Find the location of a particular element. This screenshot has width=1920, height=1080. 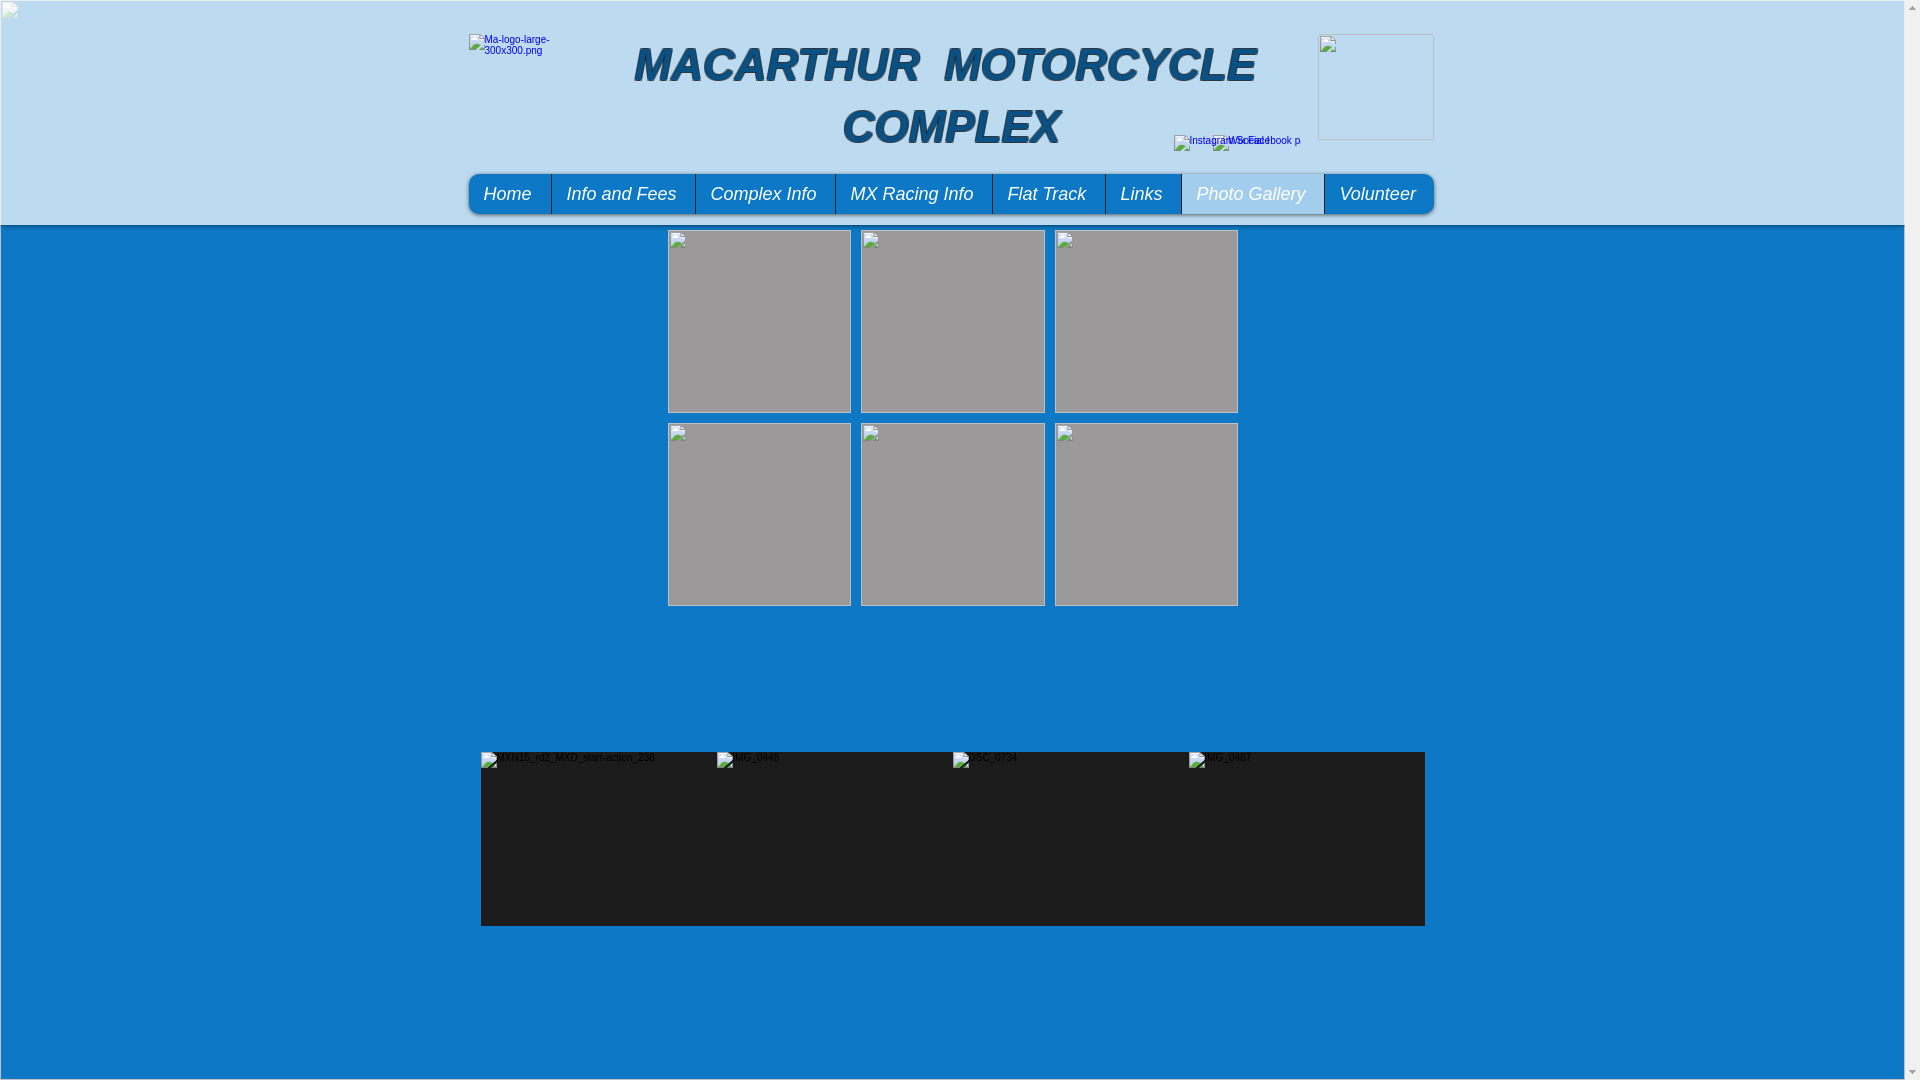

'Volunteer' is located at coordinates (1377, 193).